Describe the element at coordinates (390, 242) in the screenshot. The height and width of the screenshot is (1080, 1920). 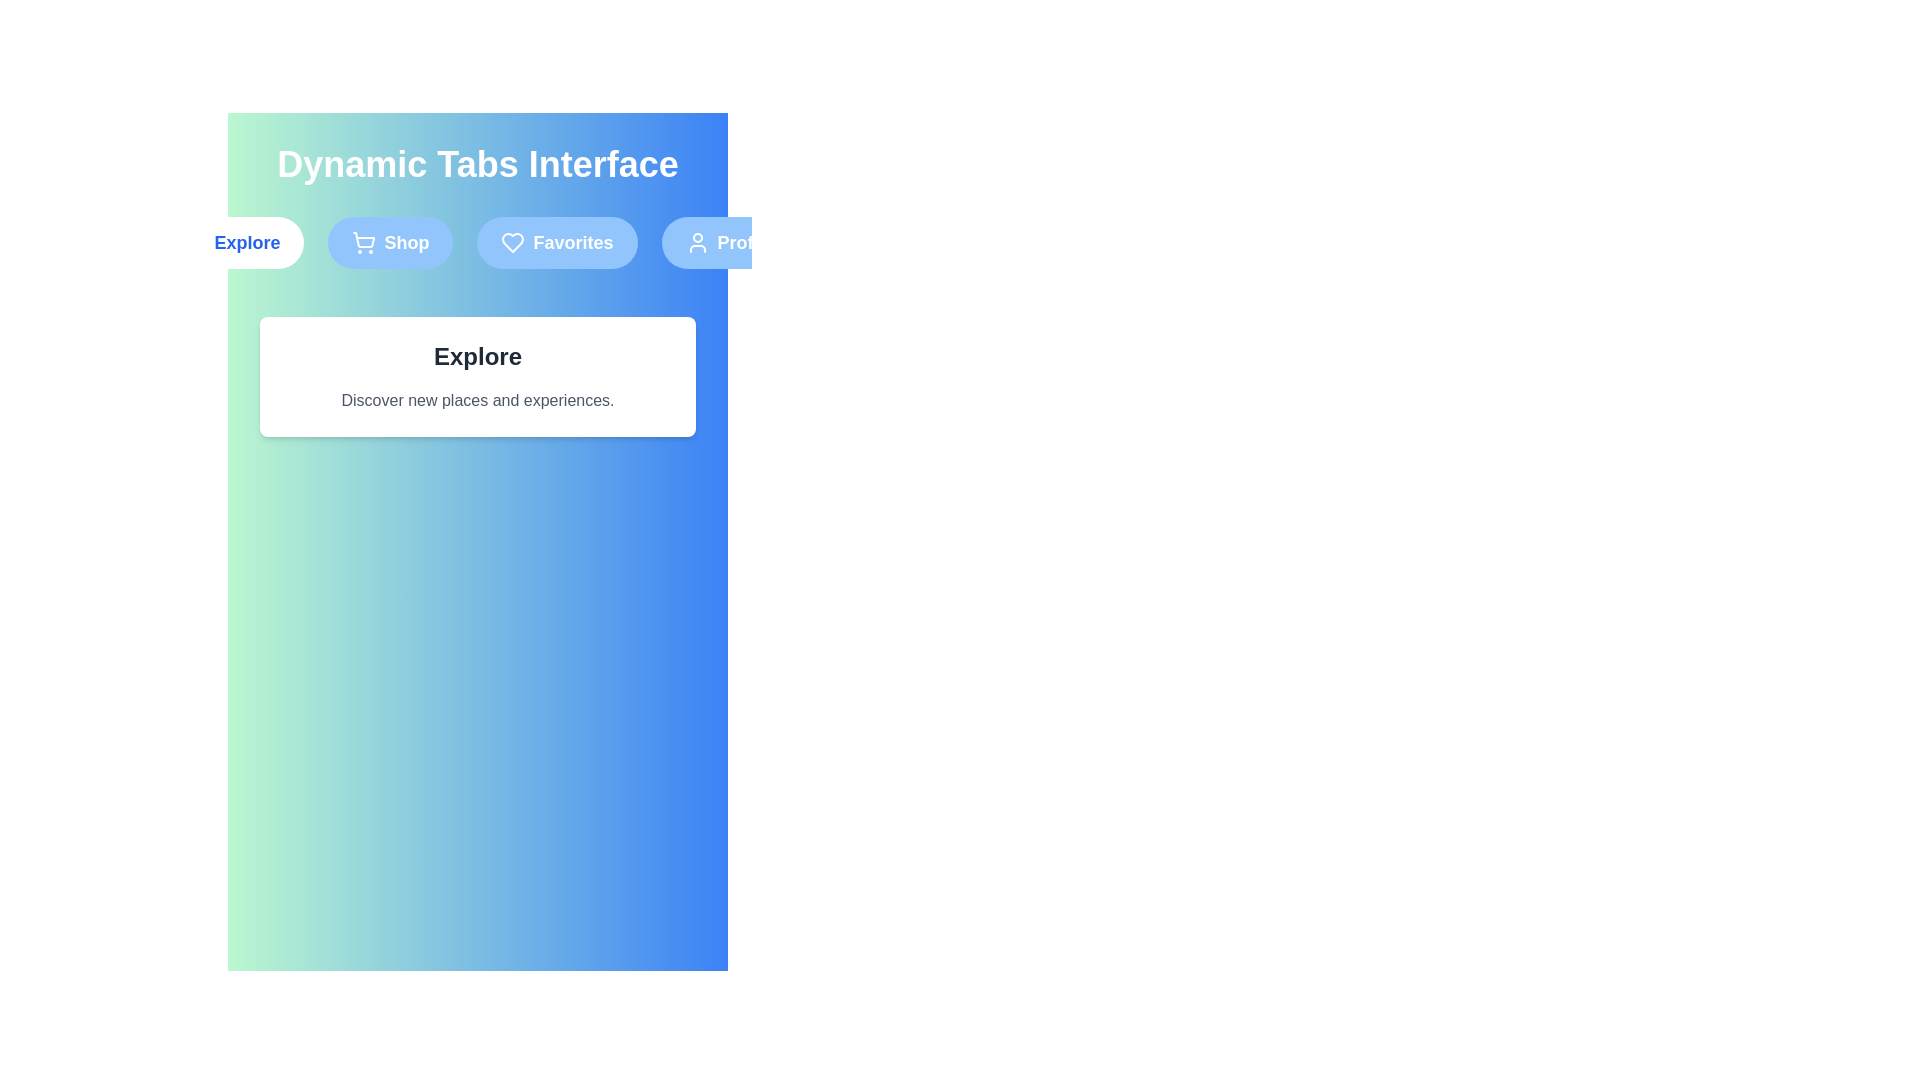
I see `the Shop tab by clicking on its label` at that location.